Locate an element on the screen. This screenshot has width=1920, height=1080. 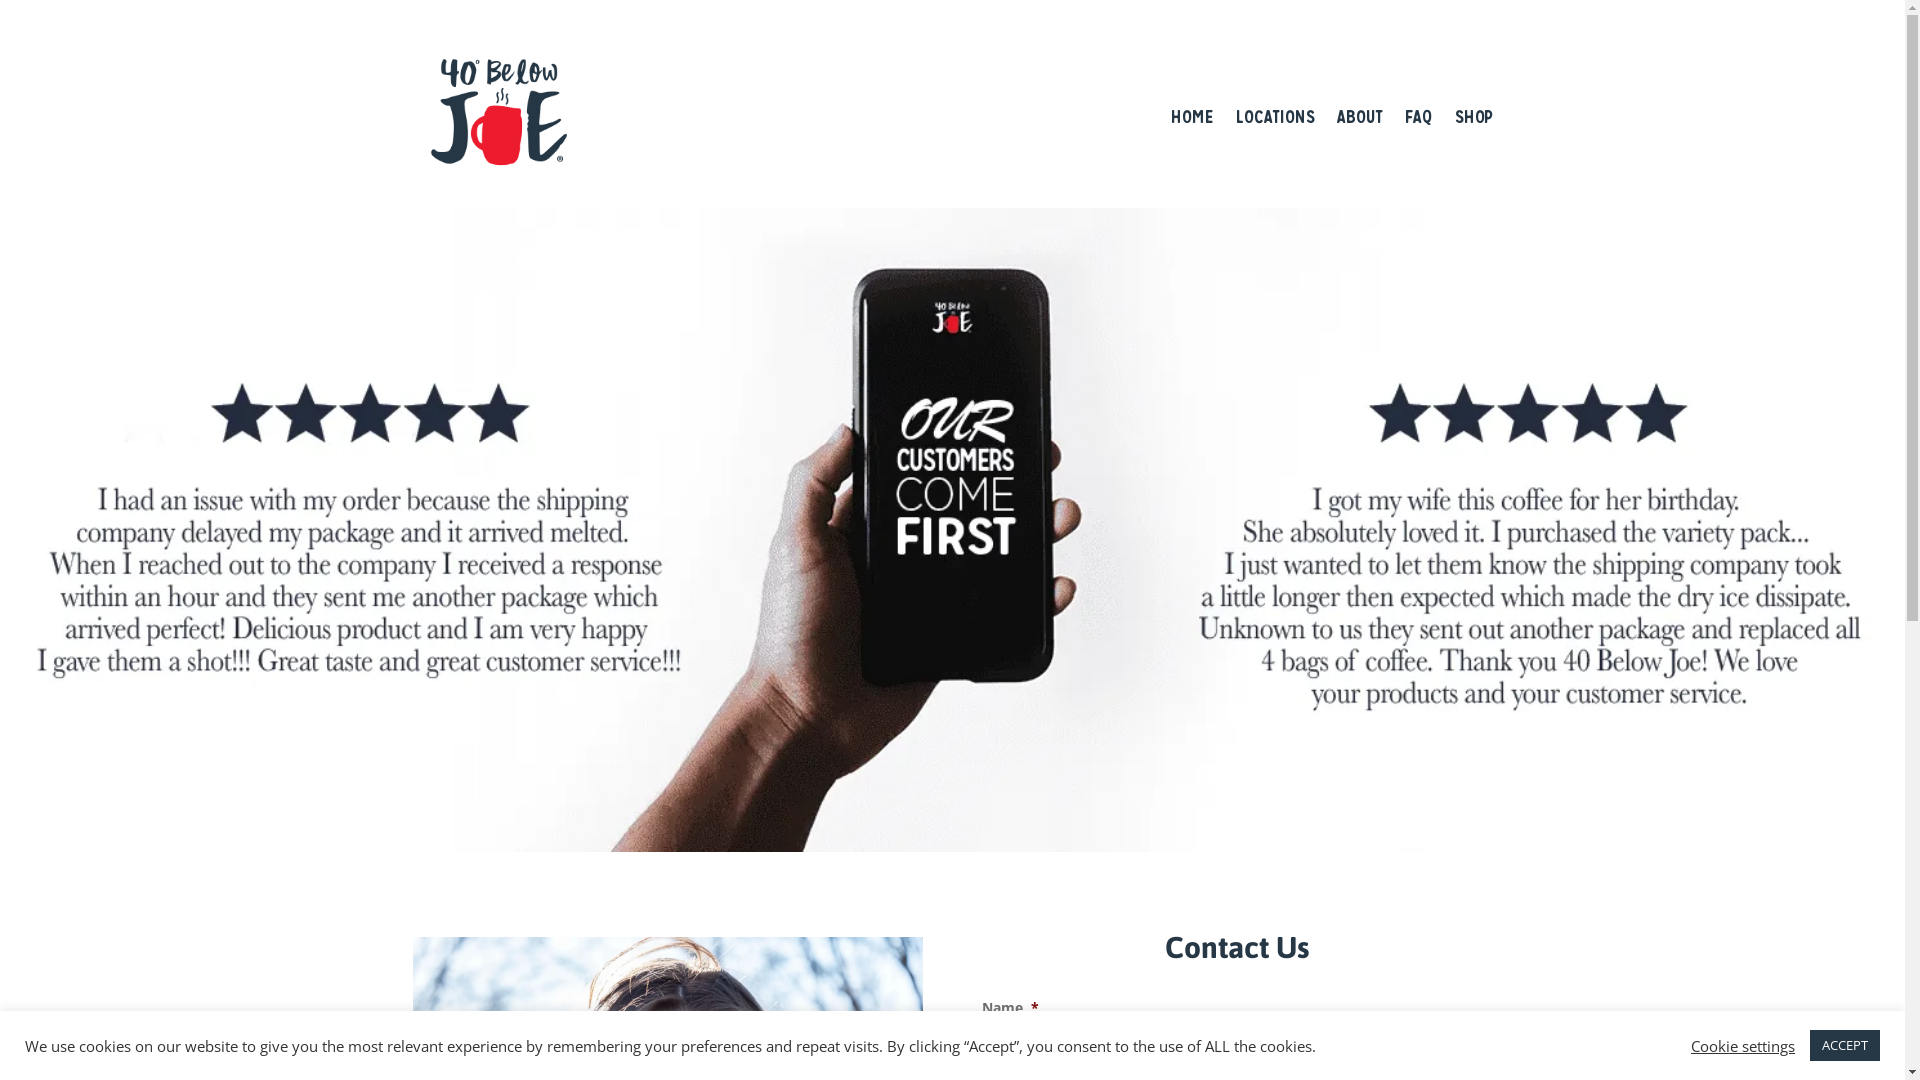
'Contact Us Banner Photo_5.13.20' is located at coordinates (0, 528).